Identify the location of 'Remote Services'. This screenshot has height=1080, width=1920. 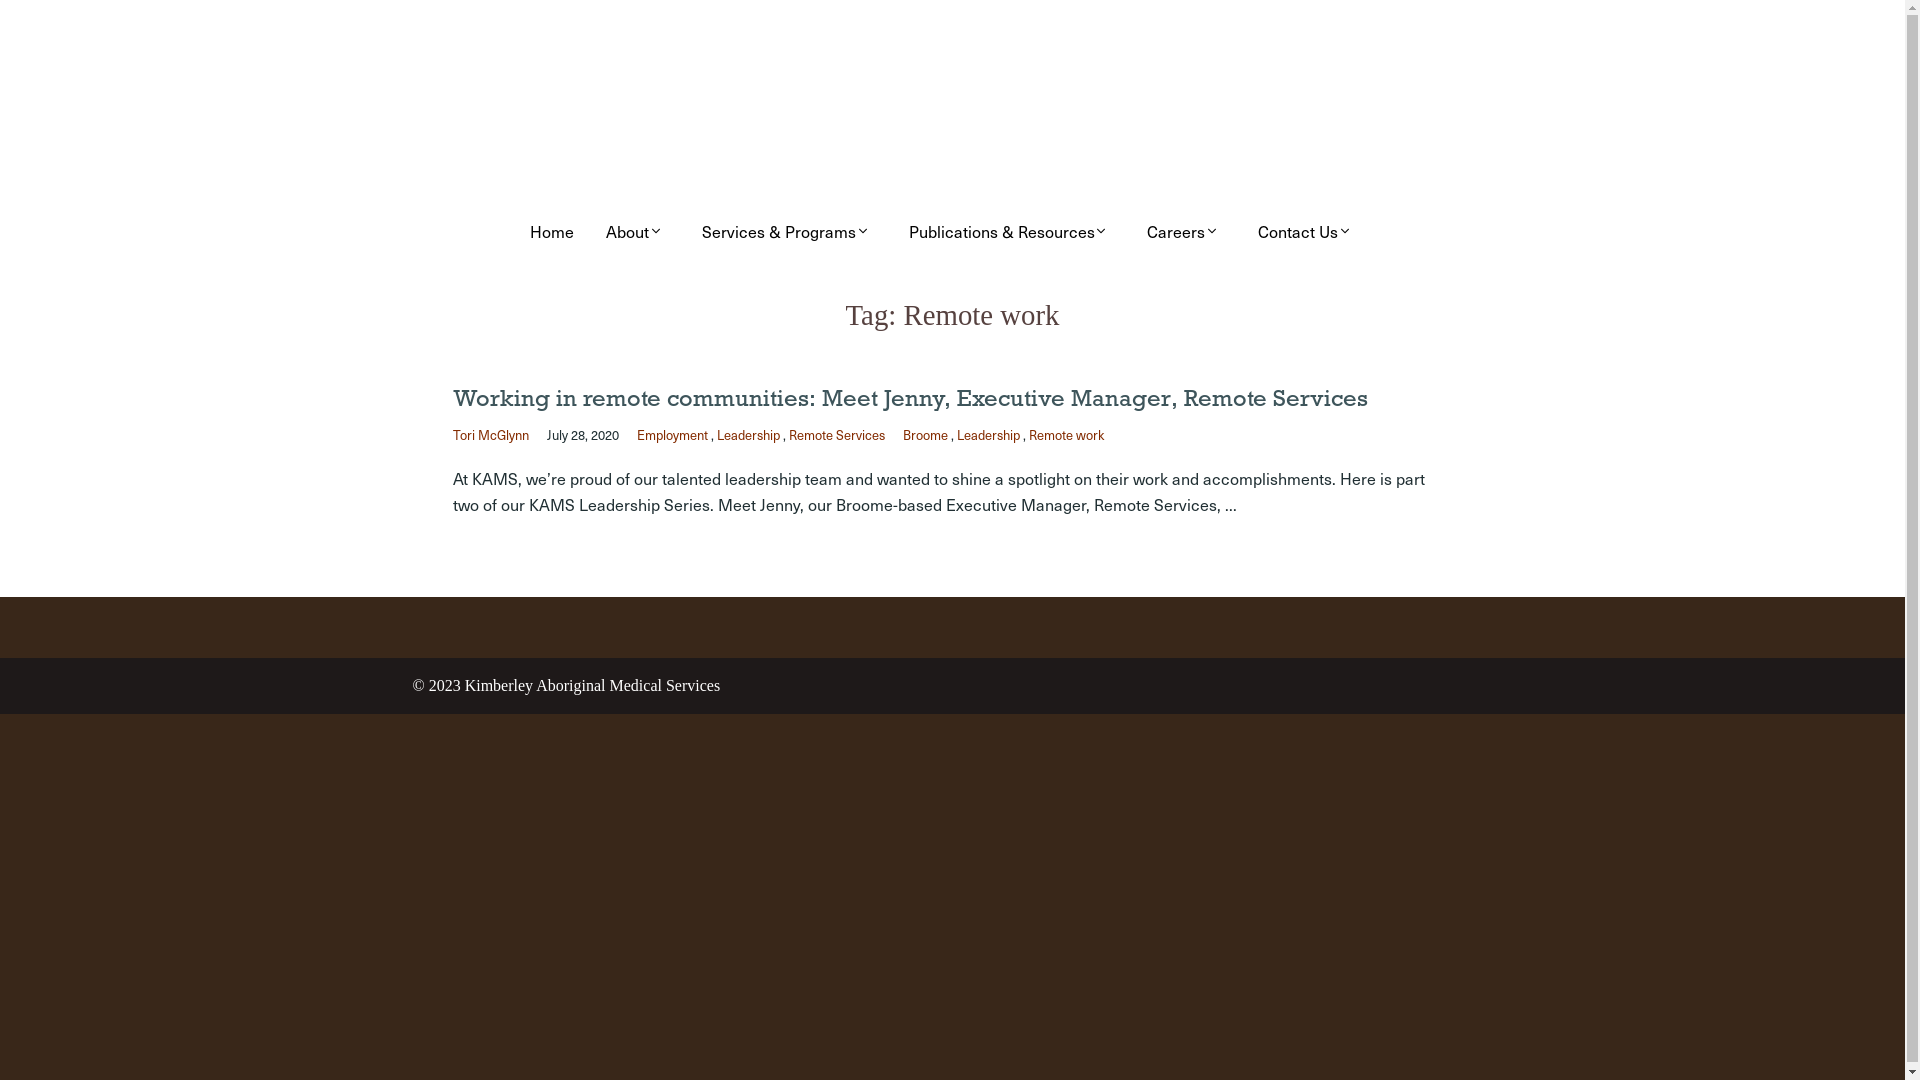
(835, 433).